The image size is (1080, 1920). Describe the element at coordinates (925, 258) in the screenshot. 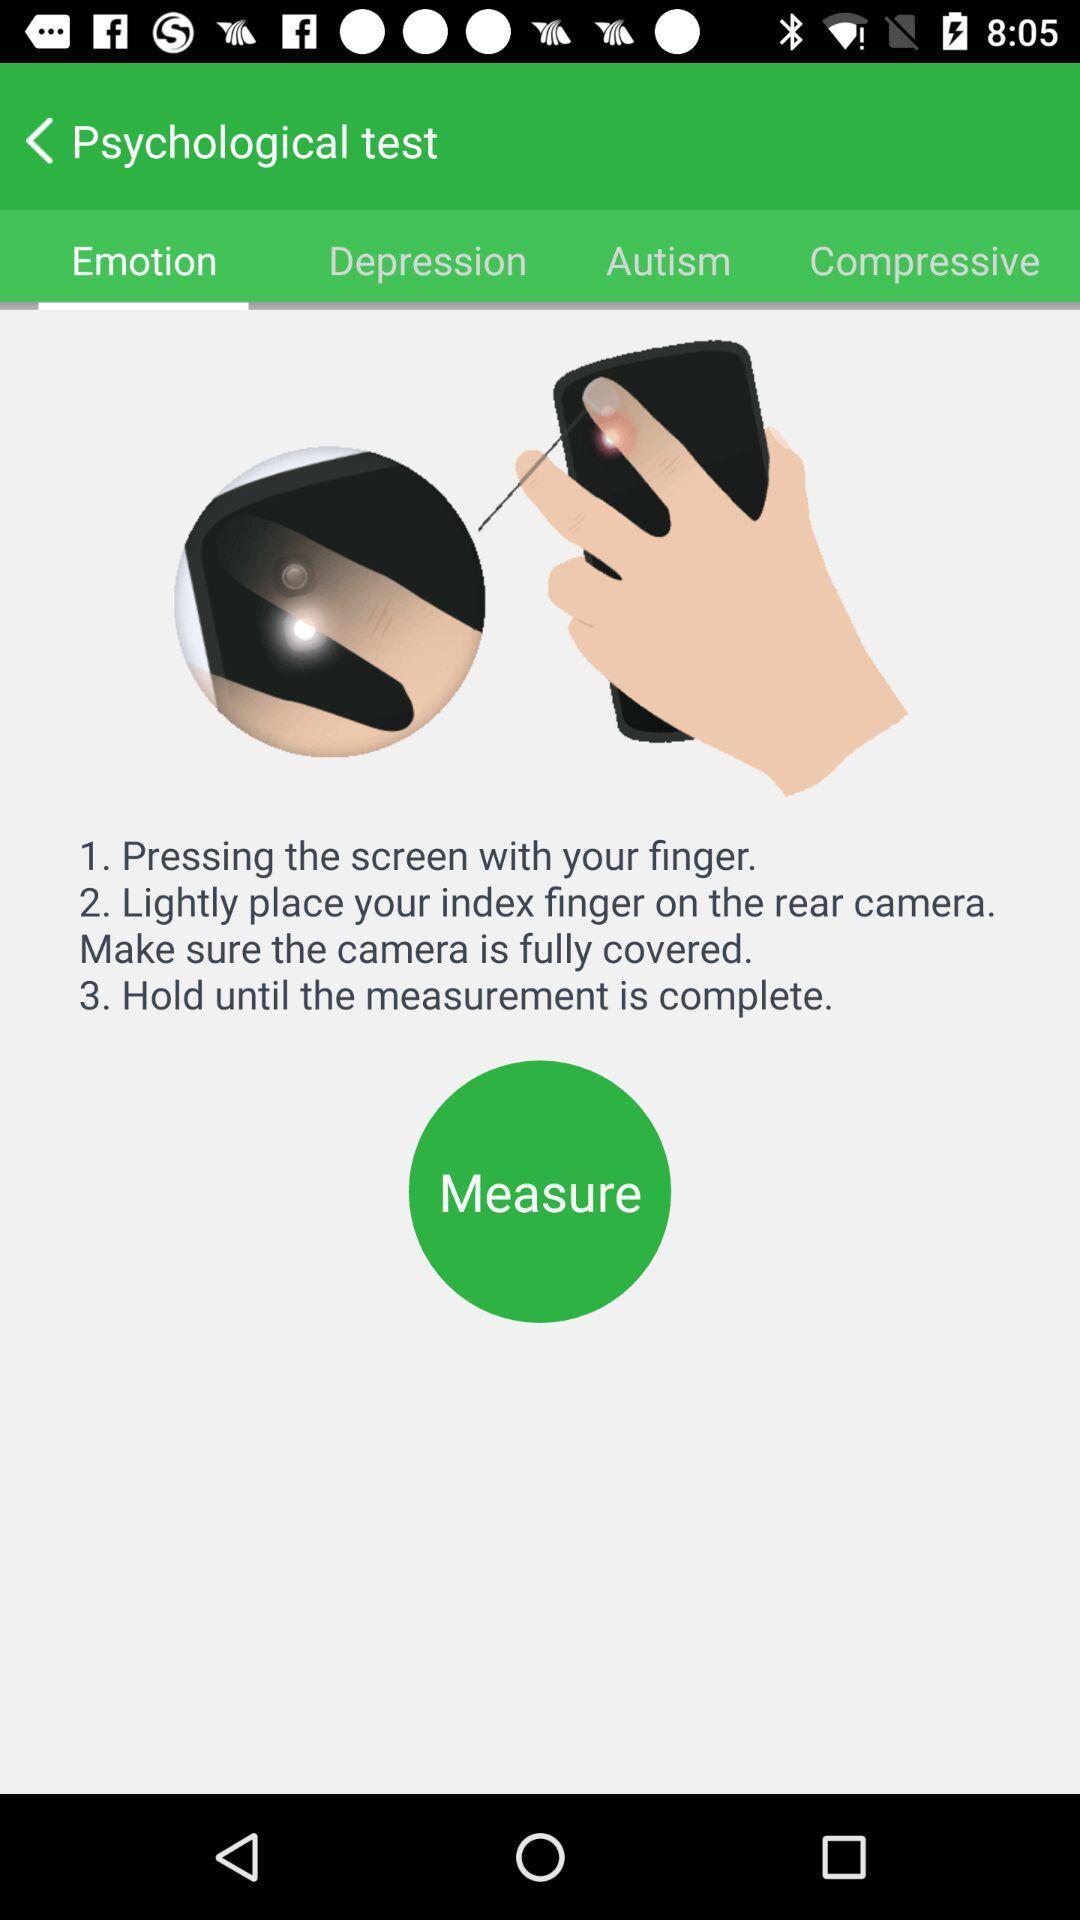

I see `icon below psychological test icon` at that location.